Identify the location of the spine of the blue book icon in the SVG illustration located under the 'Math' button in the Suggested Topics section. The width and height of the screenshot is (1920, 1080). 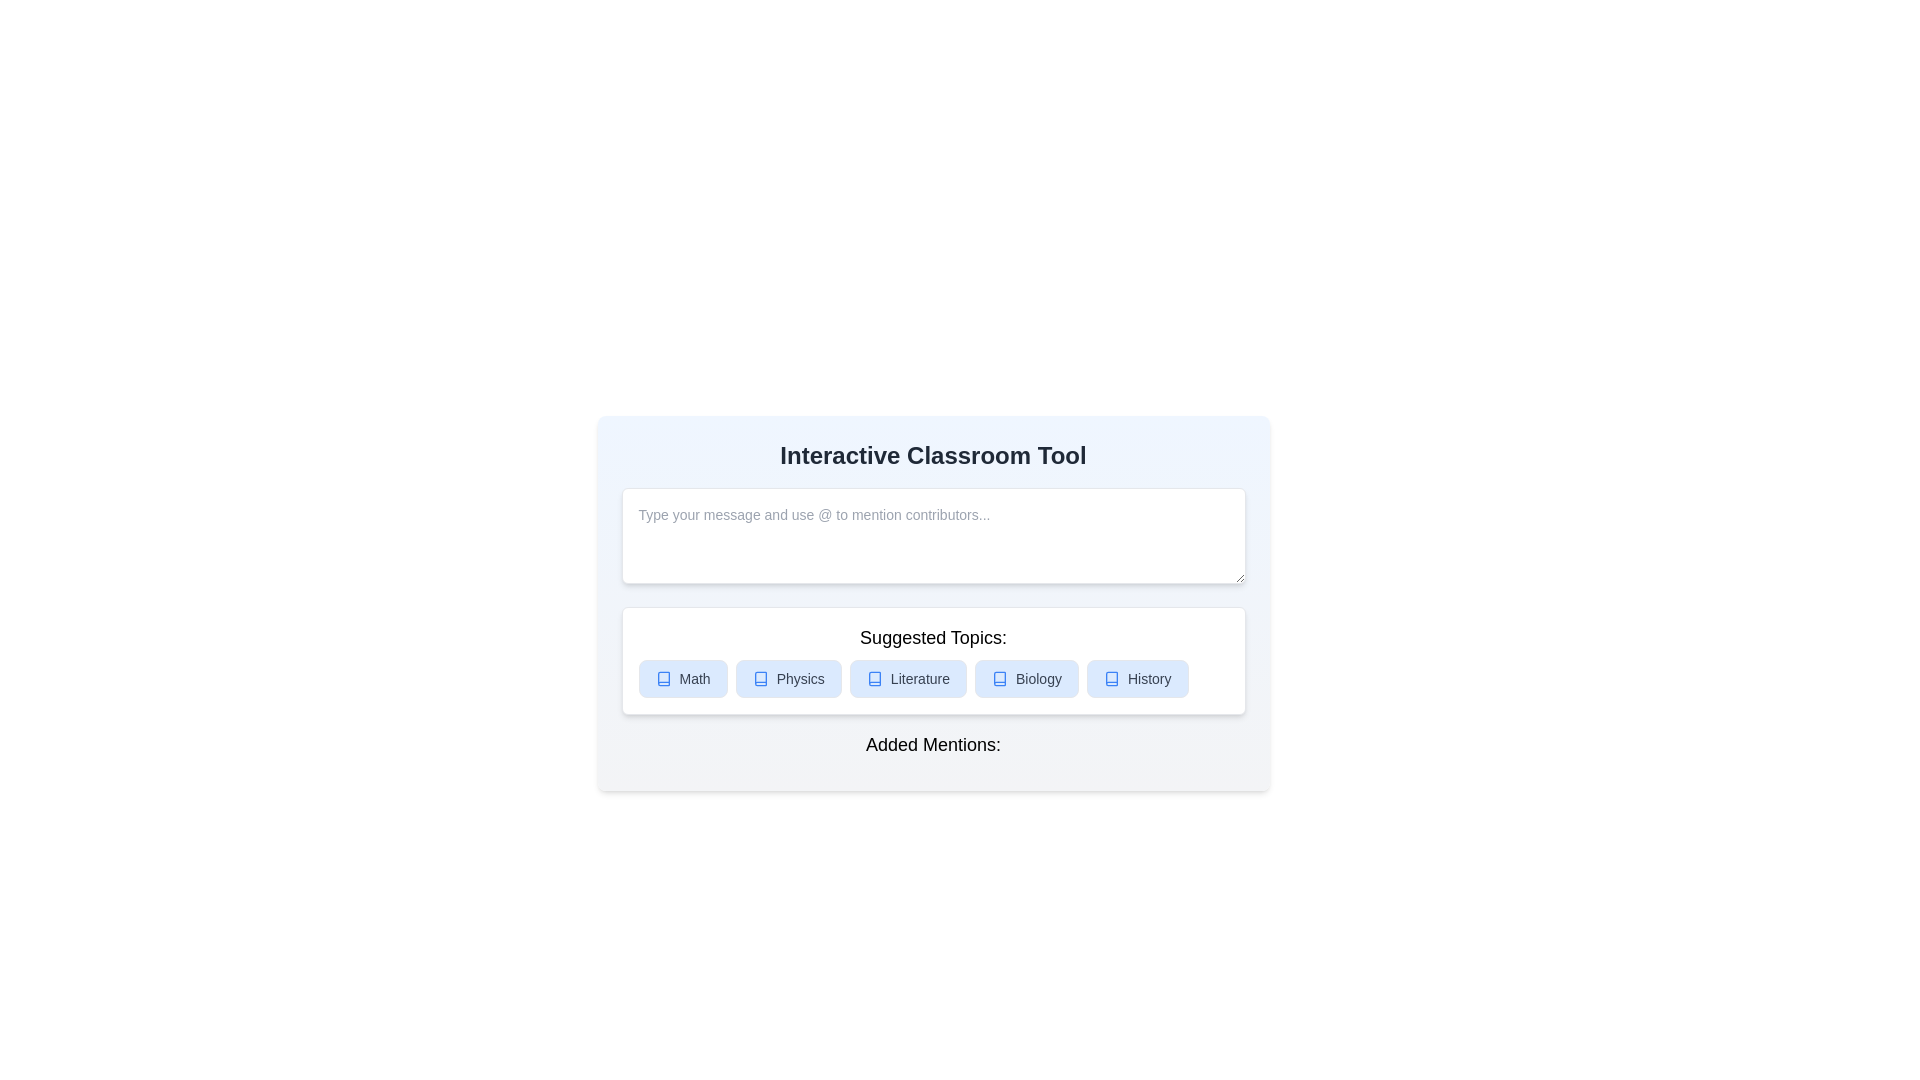
(663, 677).